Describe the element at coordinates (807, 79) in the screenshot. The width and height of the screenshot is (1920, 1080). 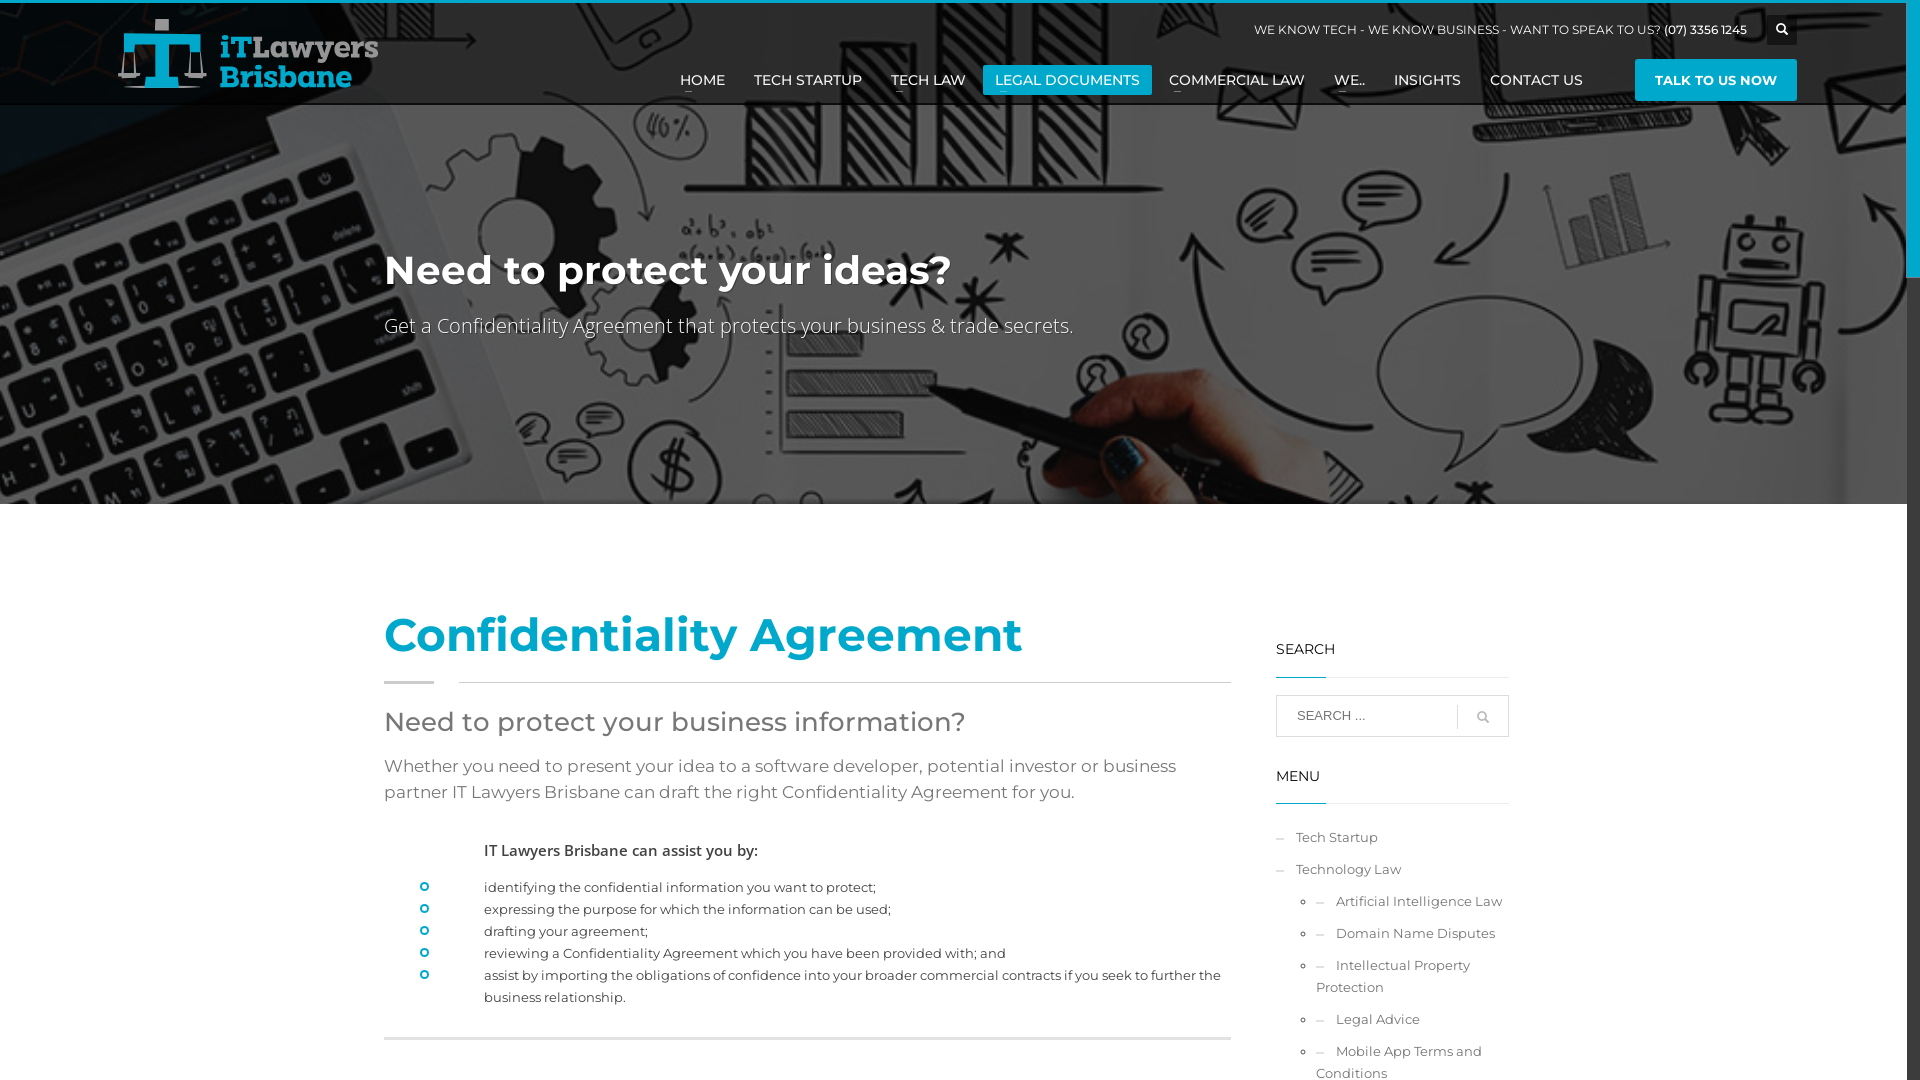
I see `'TECH STARTUP'` at that location.